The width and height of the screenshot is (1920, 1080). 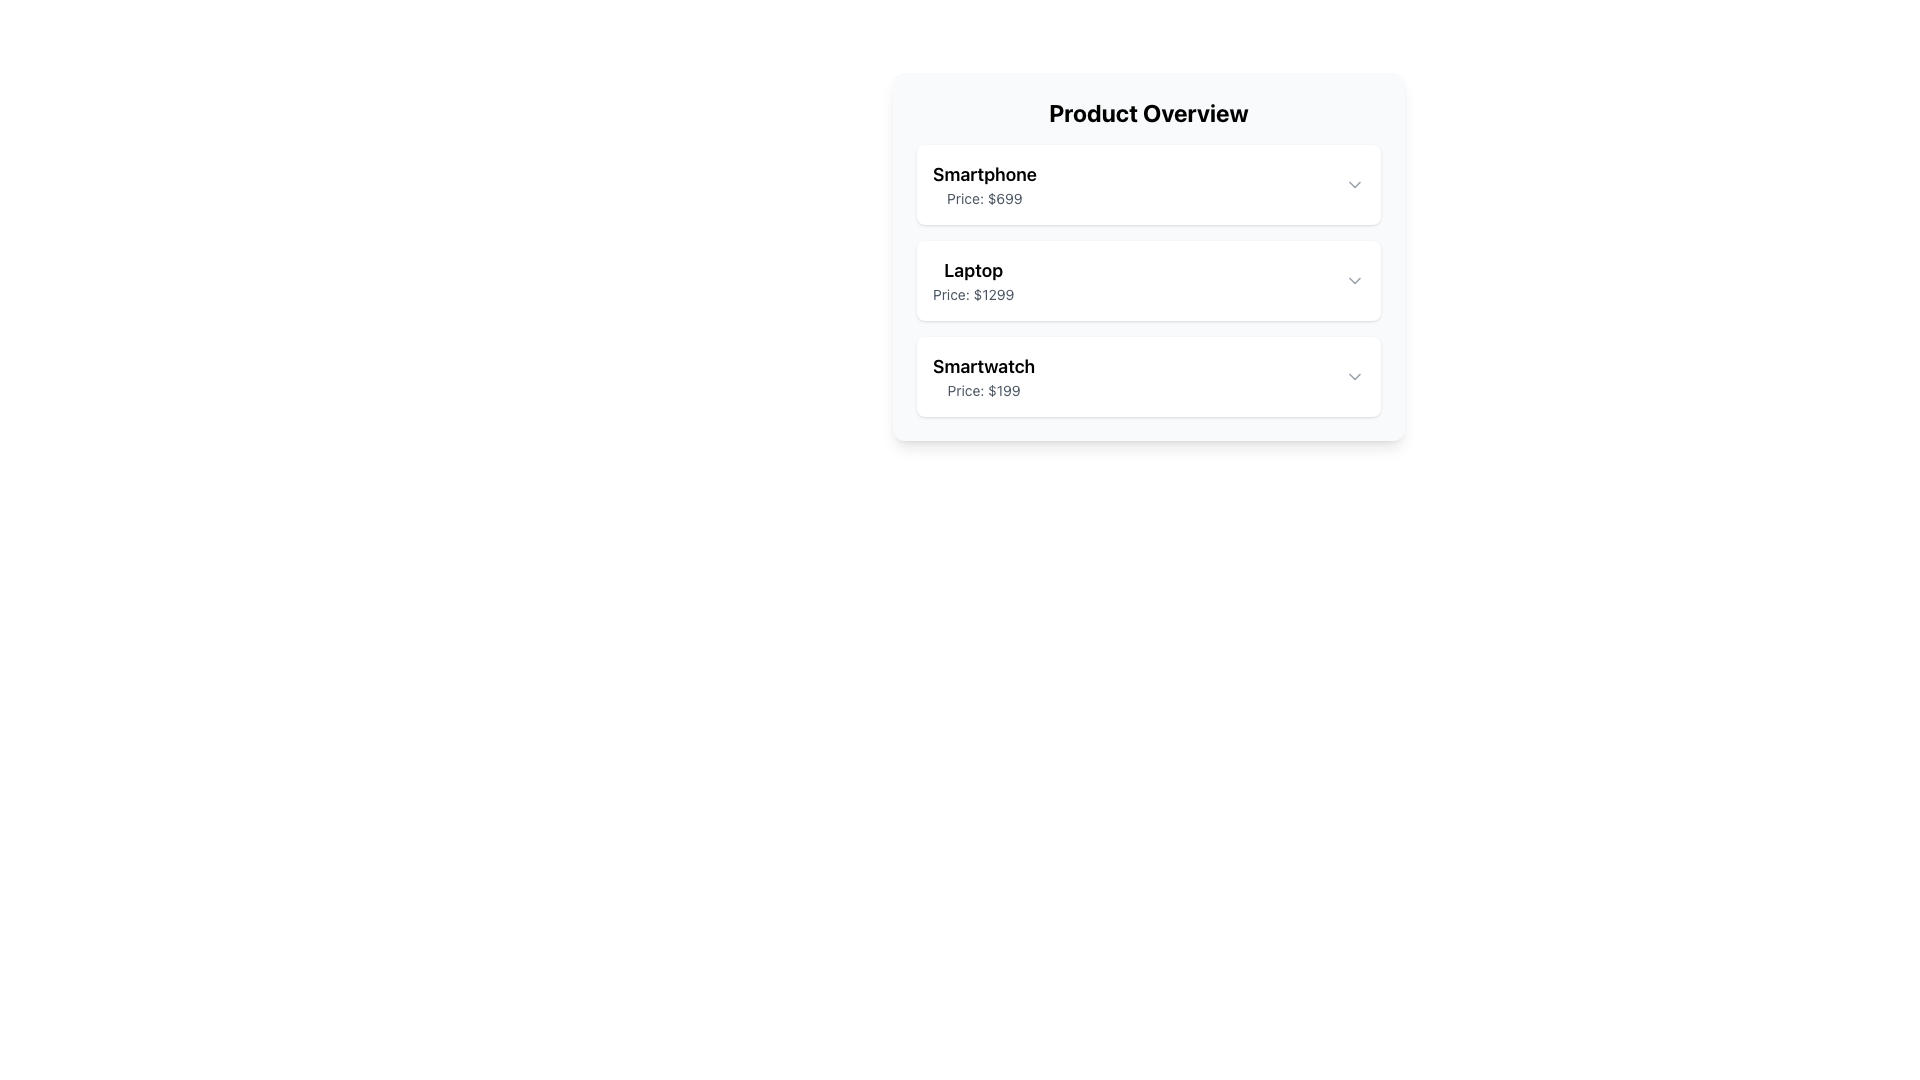 I want to click on the Text display element showing 'Smartphone' in bold and 'Price: $699' in smaller, gray text, which is the first item in the product list under 'Product Overview', so click(x=984, y=185).